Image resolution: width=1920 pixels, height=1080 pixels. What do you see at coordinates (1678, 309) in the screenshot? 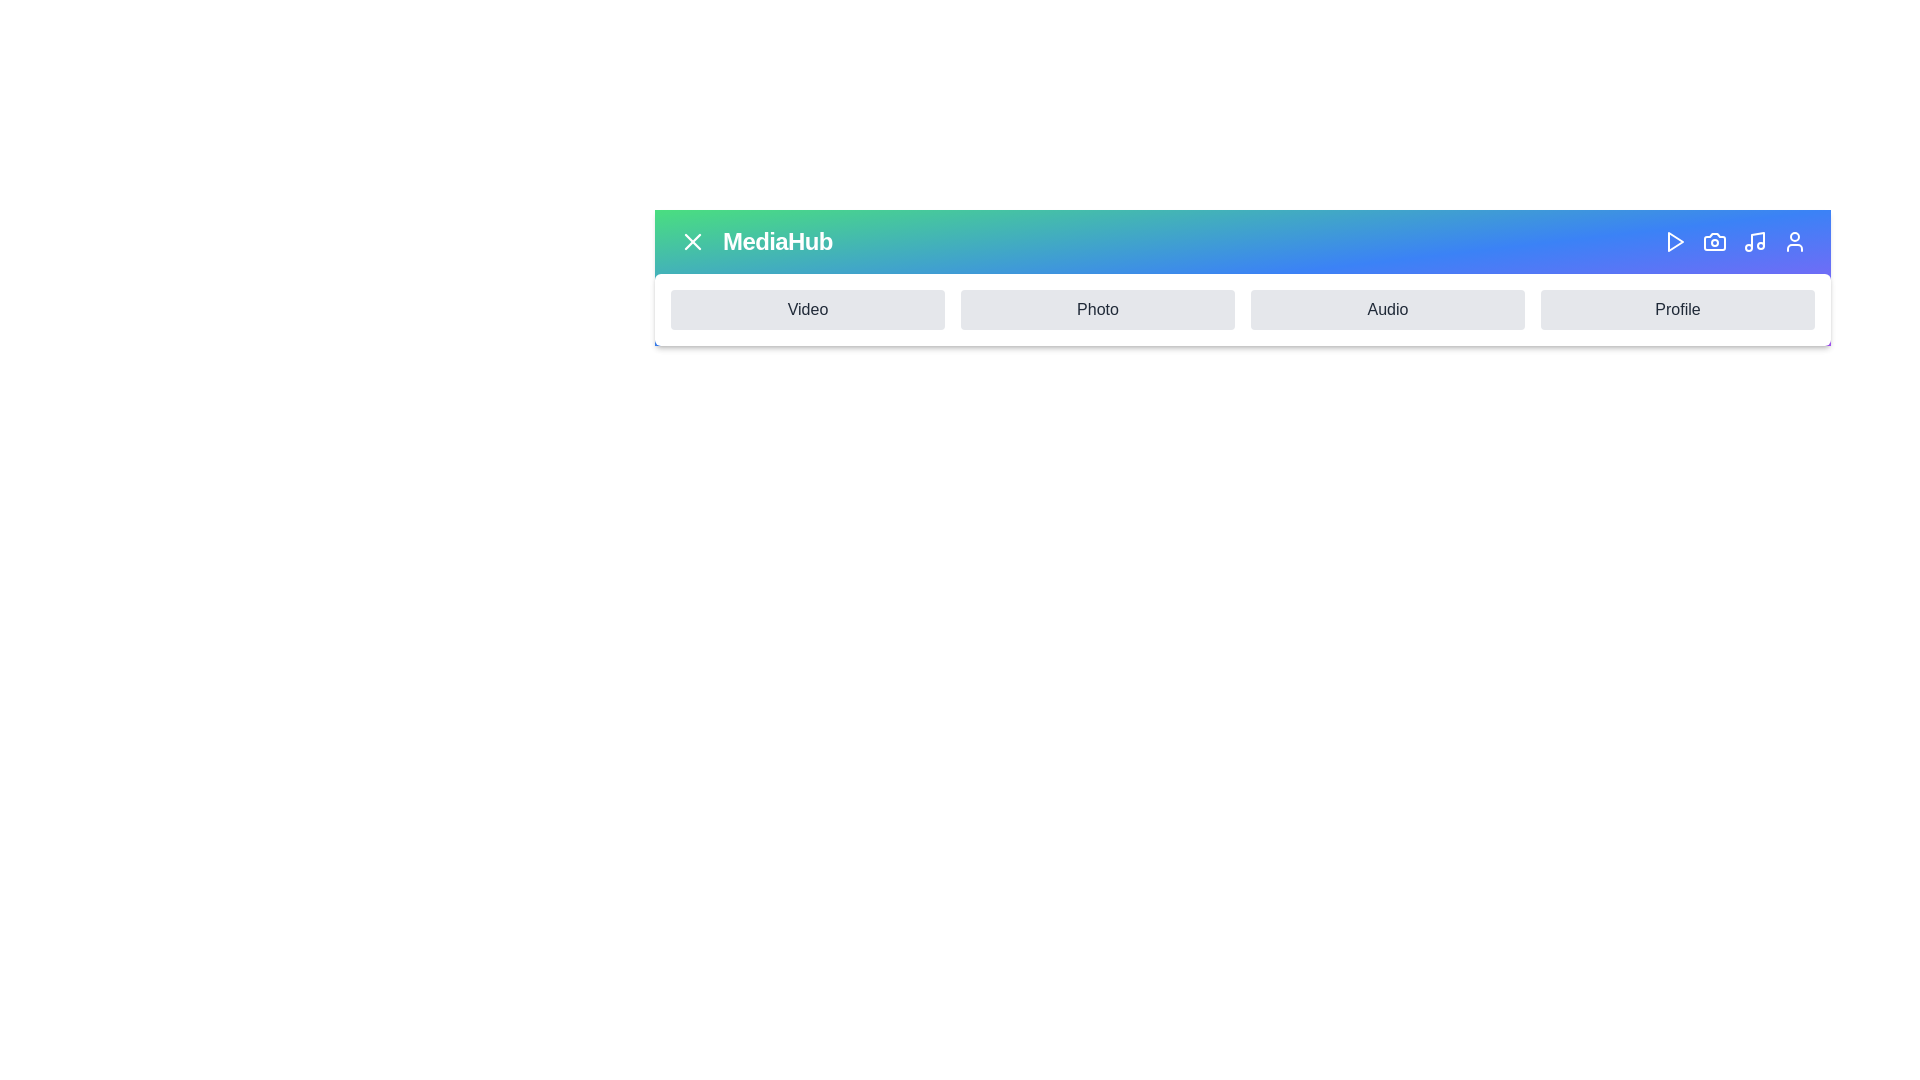
I see `the navigation item Profile by clicking on its respective button` at bounding box center [1678, 309].